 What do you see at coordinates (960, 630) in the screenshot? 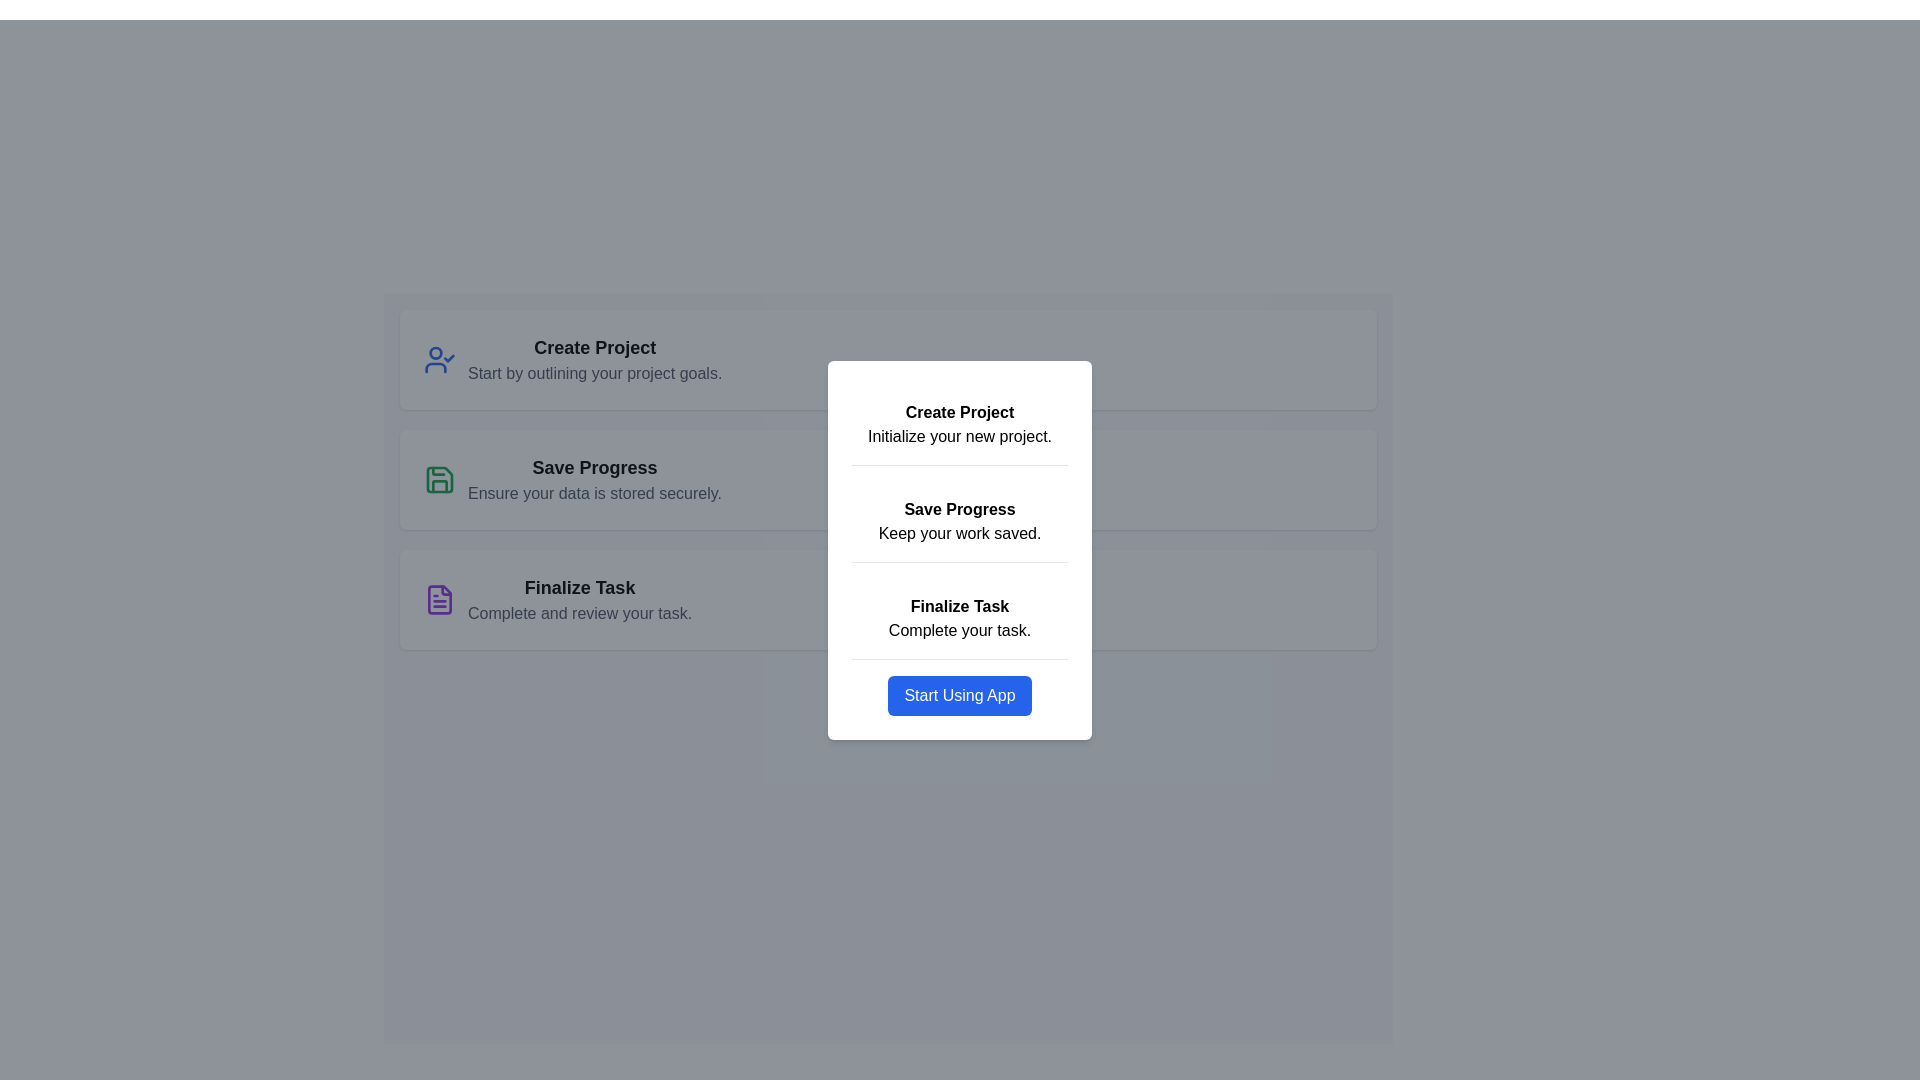
I see `the static text reading 'Complete your task.' which is located below the bolded heading 'Finalize Task' in the right-hand panel card` at bounding box center [960, 630].